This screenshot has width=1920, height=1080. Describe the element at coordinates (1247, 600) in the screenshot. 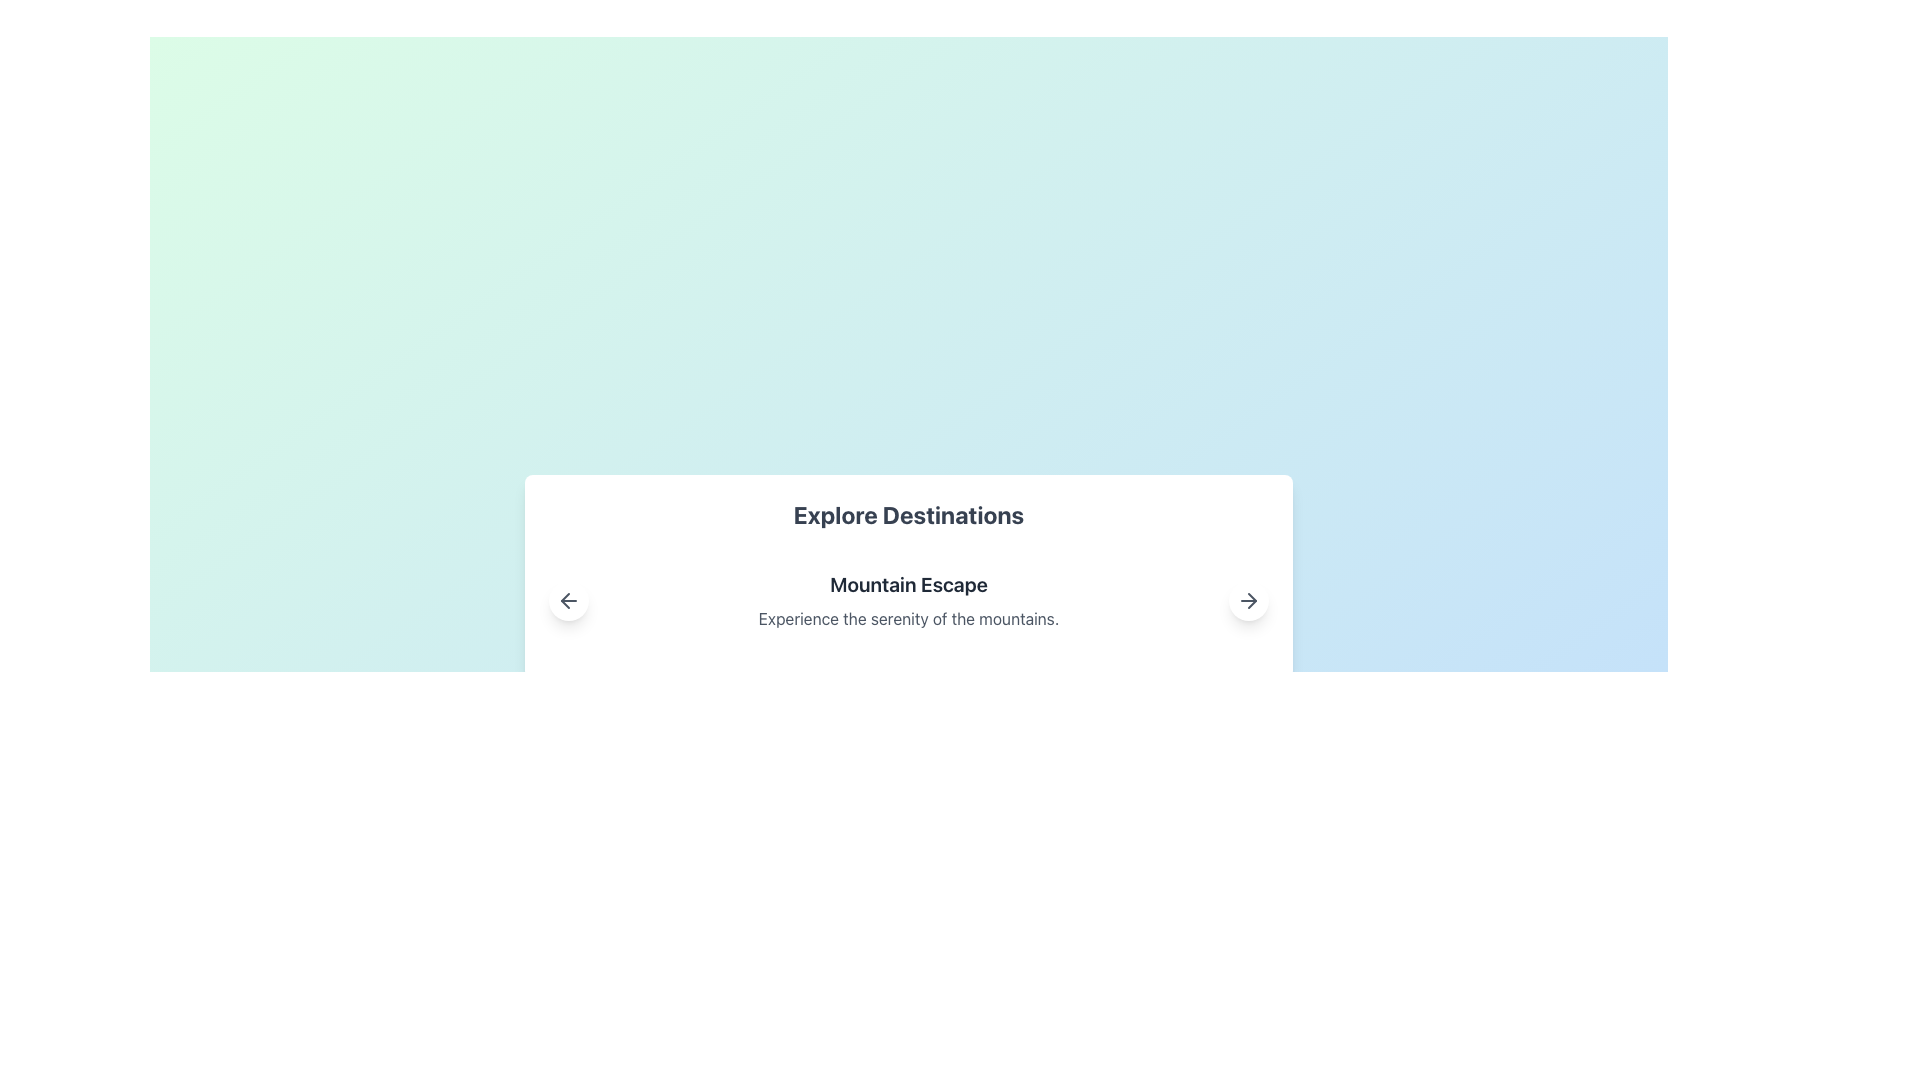

I see `the circular button with a white background and gray border, featuring a right-pointing arrow icon, located at the bottom-right corner of the 'Mountain Escape' card` at that location.